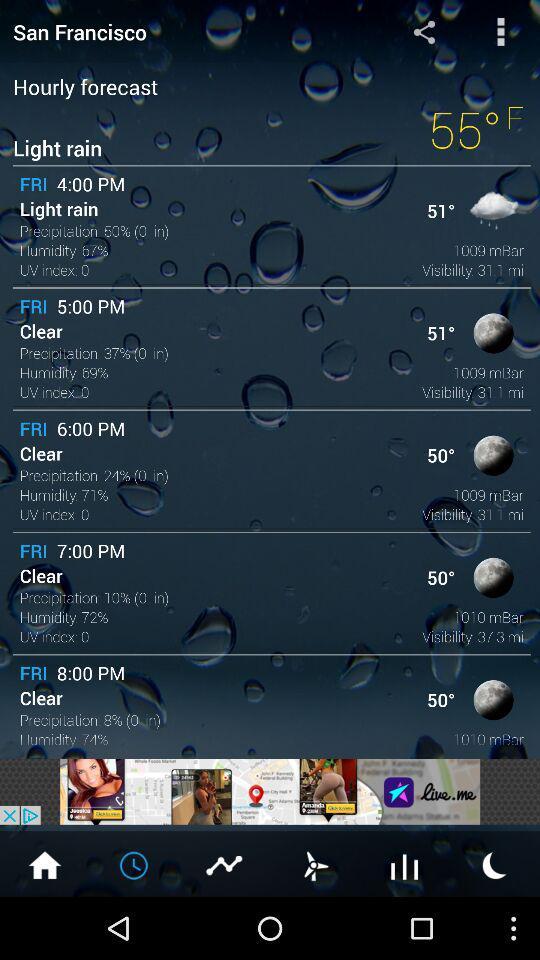 This screenshot has width=540, height=960. Describe the element at coordinates (135, 863) in the screenshot. I see `check time` at that location.